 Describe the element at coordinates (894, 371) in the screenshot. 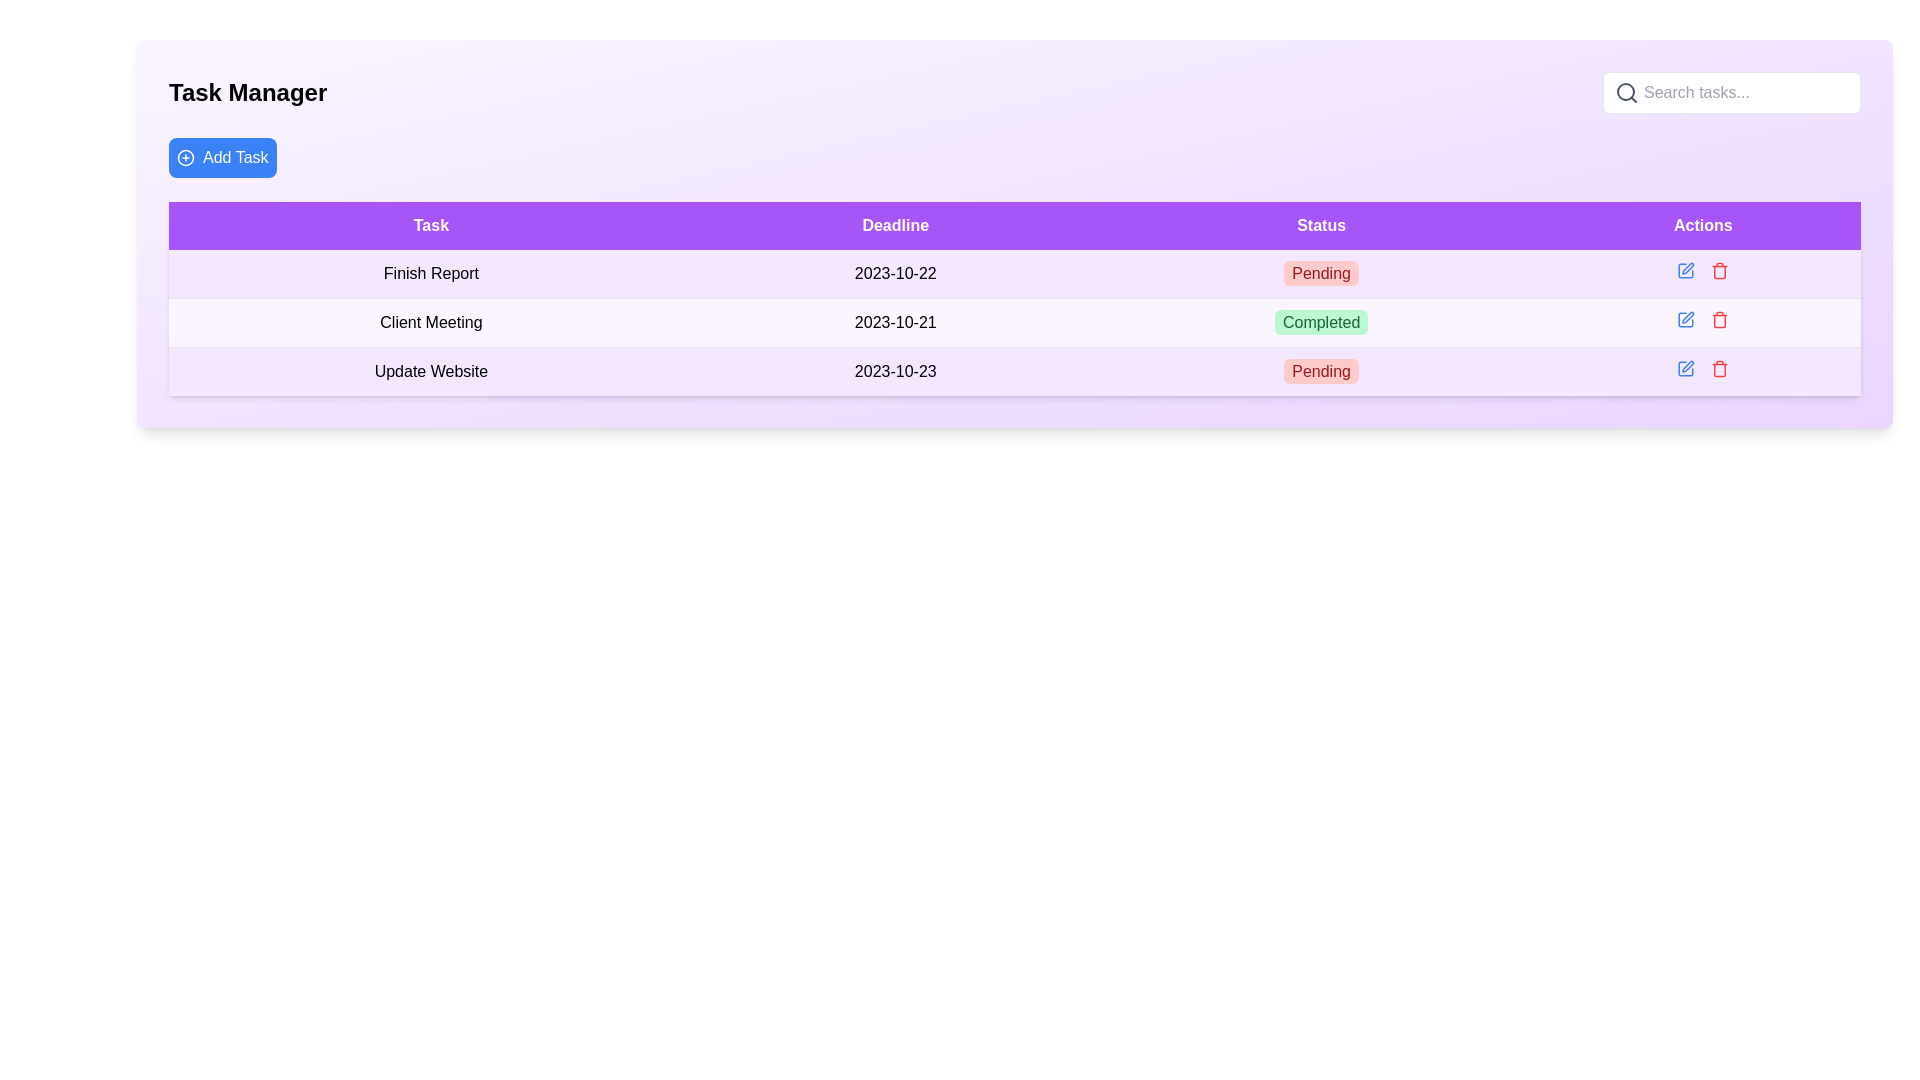

I see `the Text Label representing the deadline for the 'Update Website' task in the task management interface, located in the third row under the 'Deadline' column` at that location.